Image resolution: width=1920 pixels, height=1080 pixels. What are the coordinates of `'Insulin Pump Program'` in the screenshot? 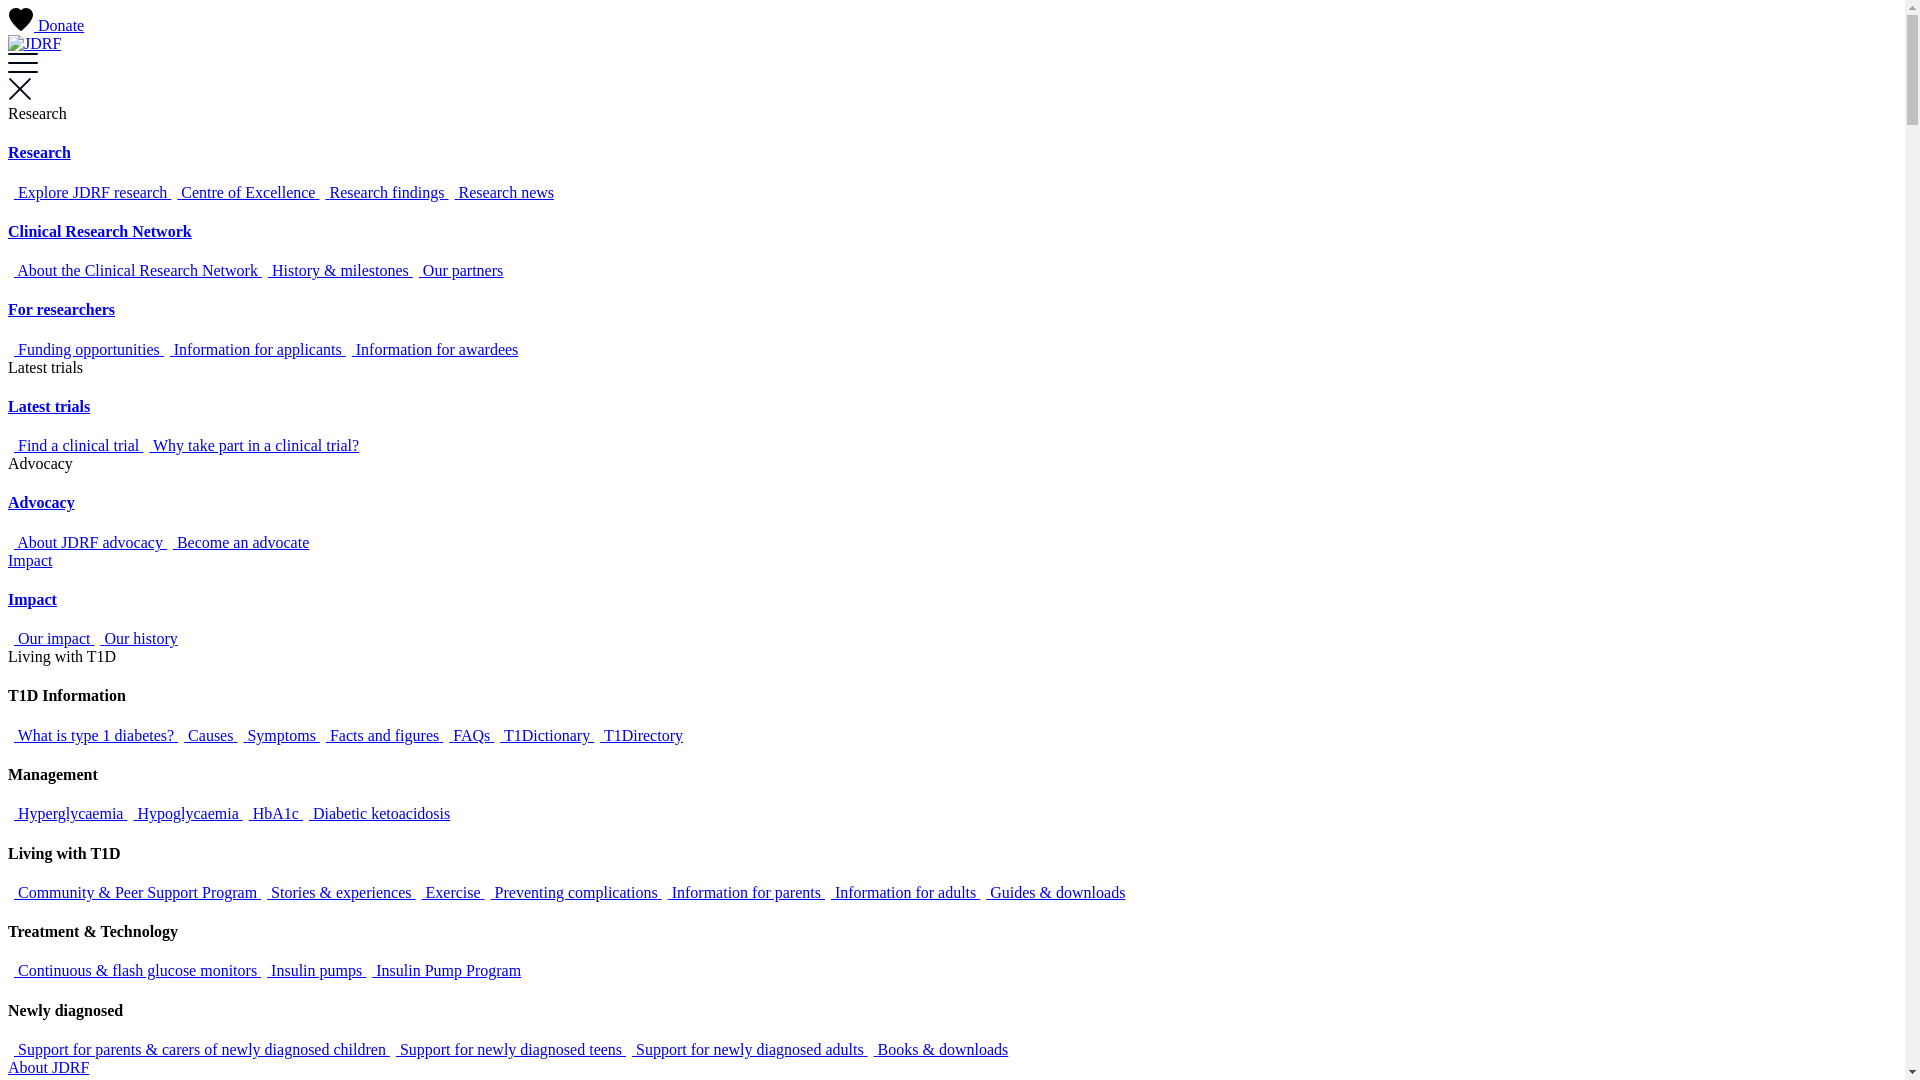 It's located at (365, 969).